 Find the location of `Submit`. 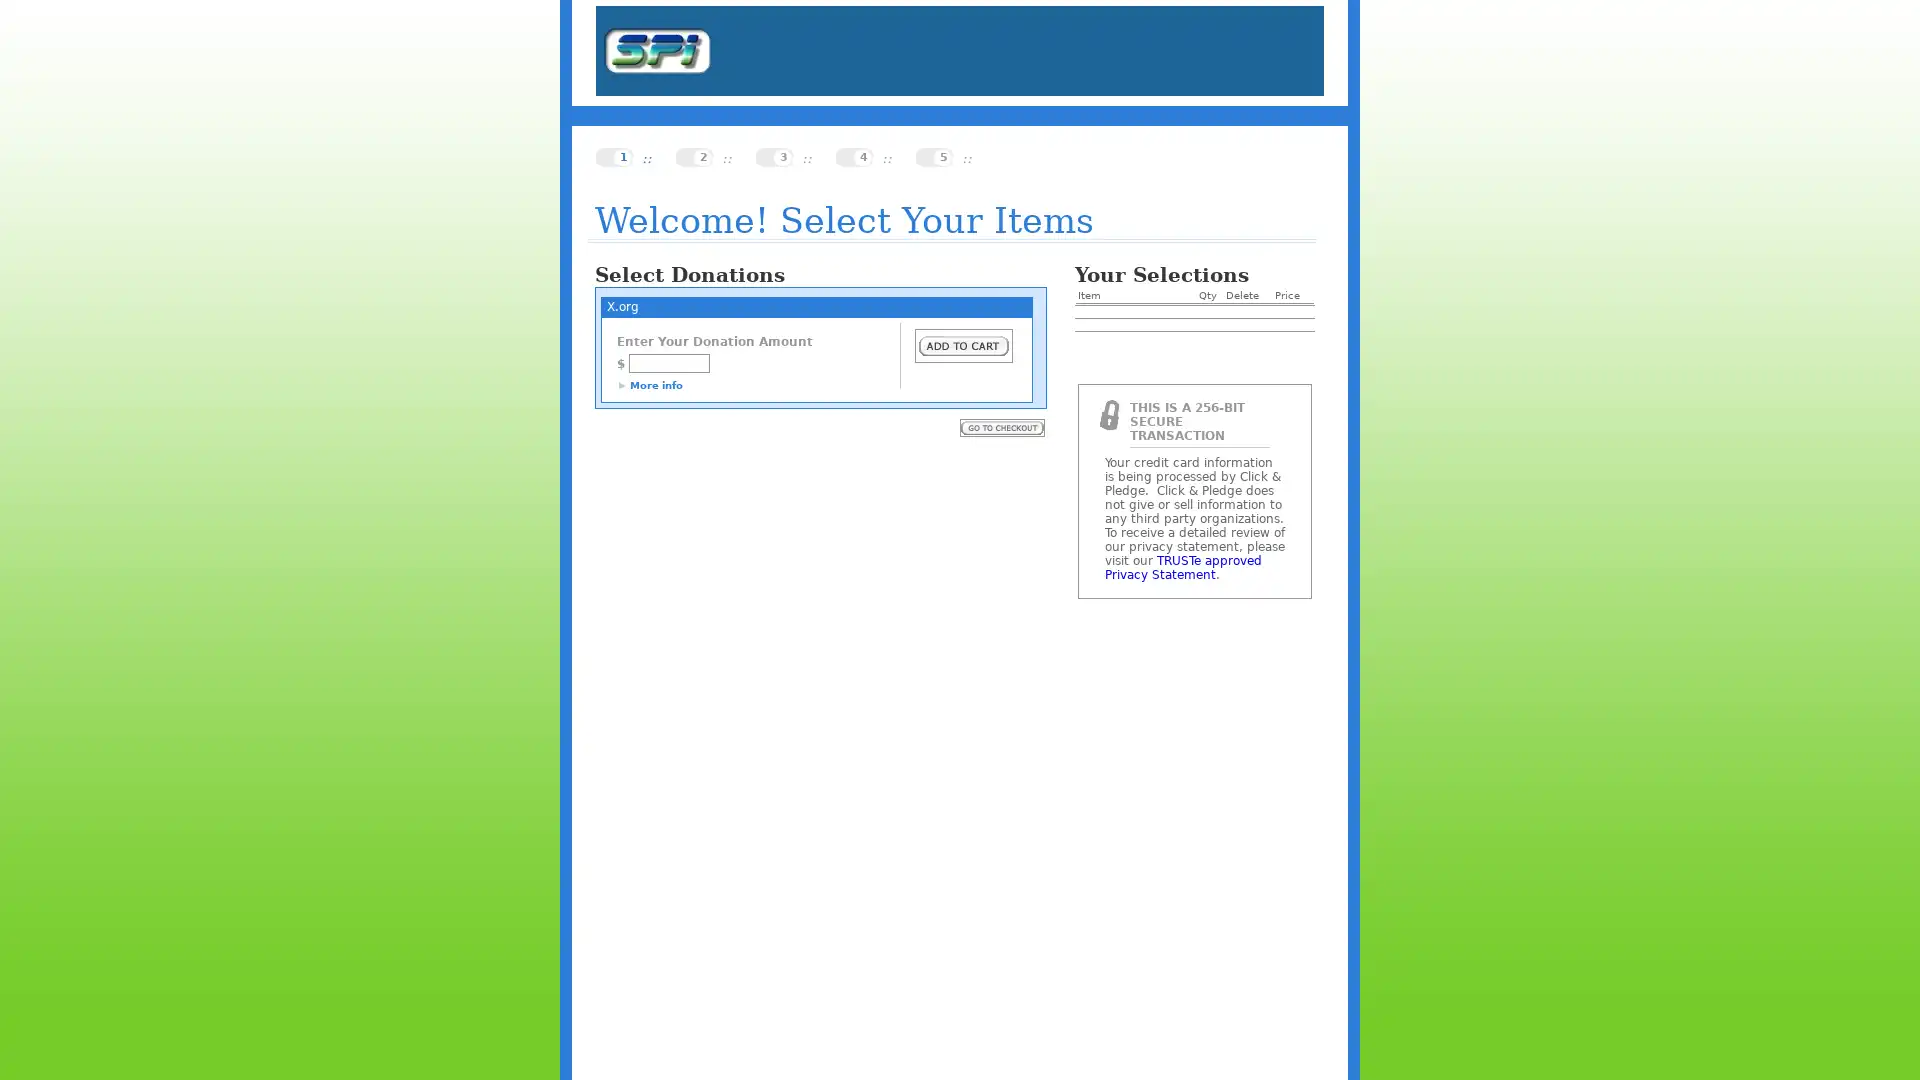

Submit is located at coordinates (1002, 427).